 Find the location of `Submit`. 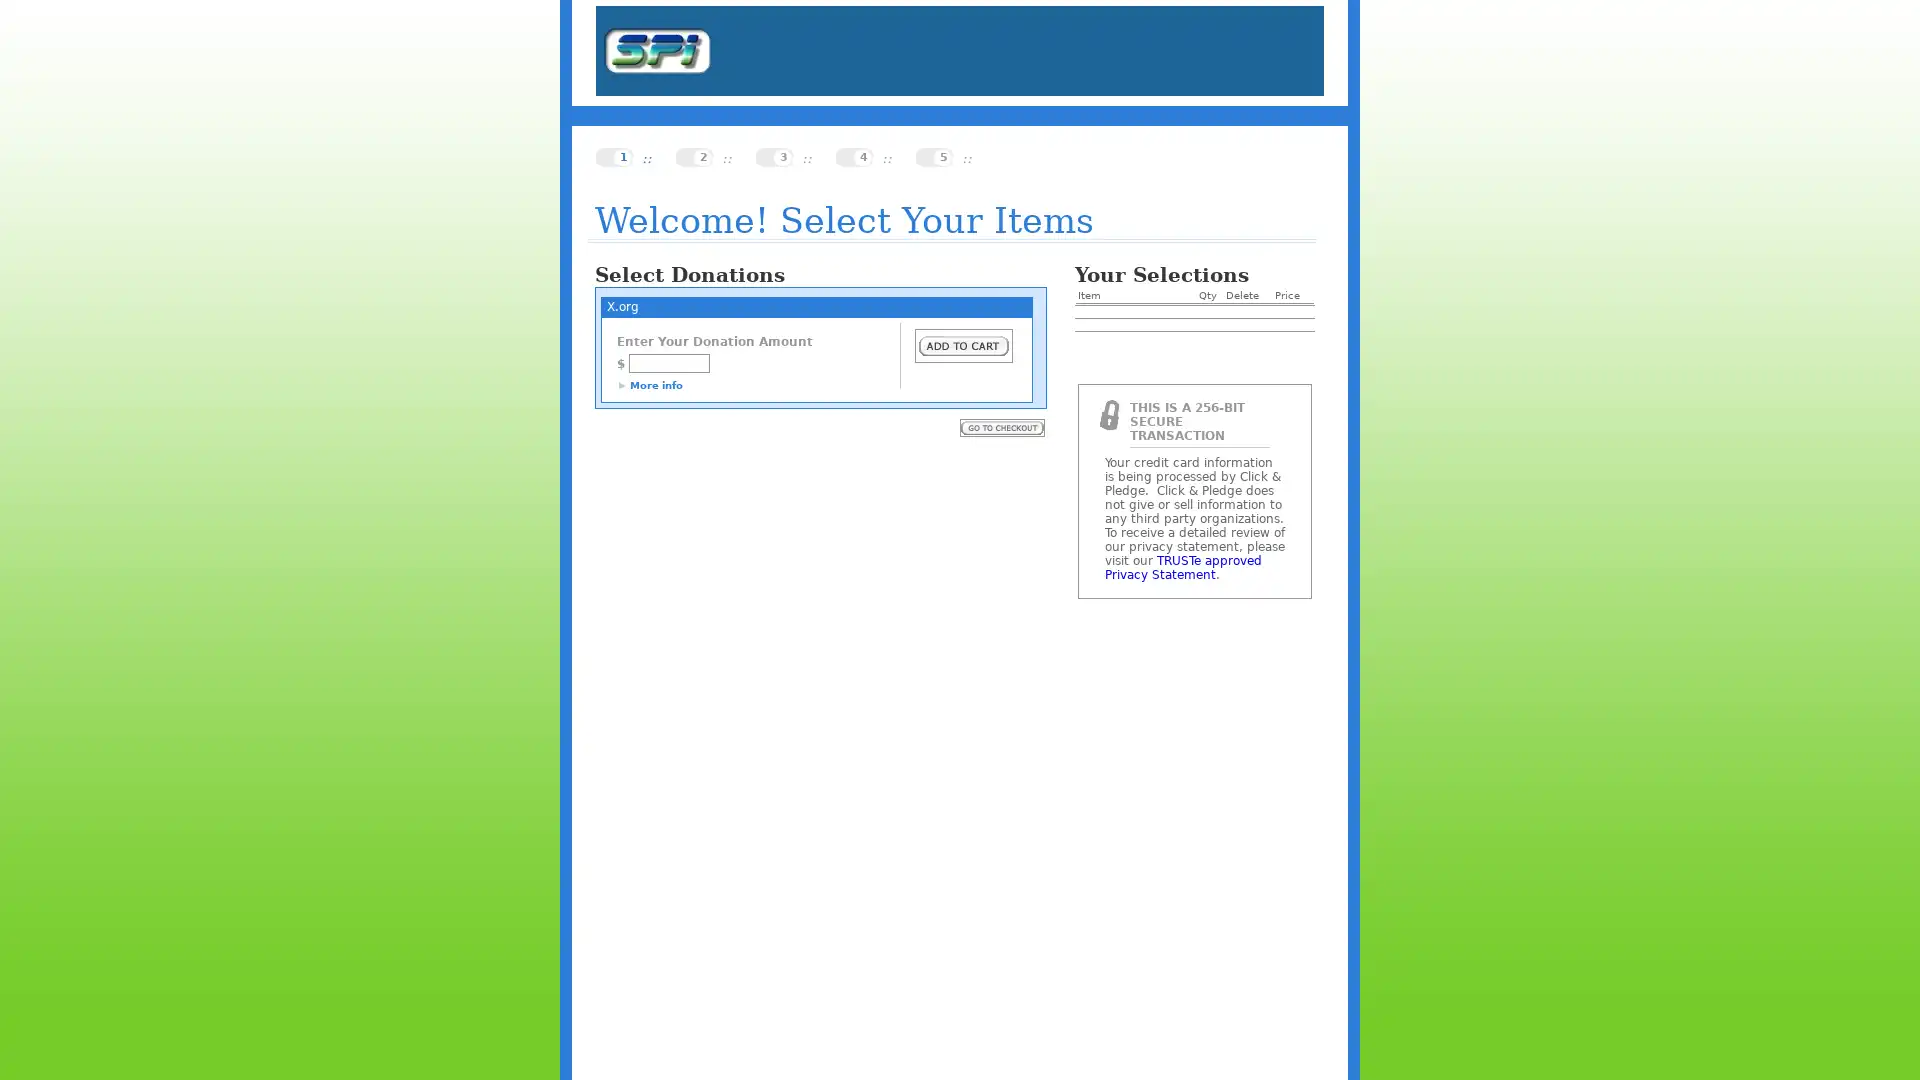

Submit is located at coordinates (1002, 427).